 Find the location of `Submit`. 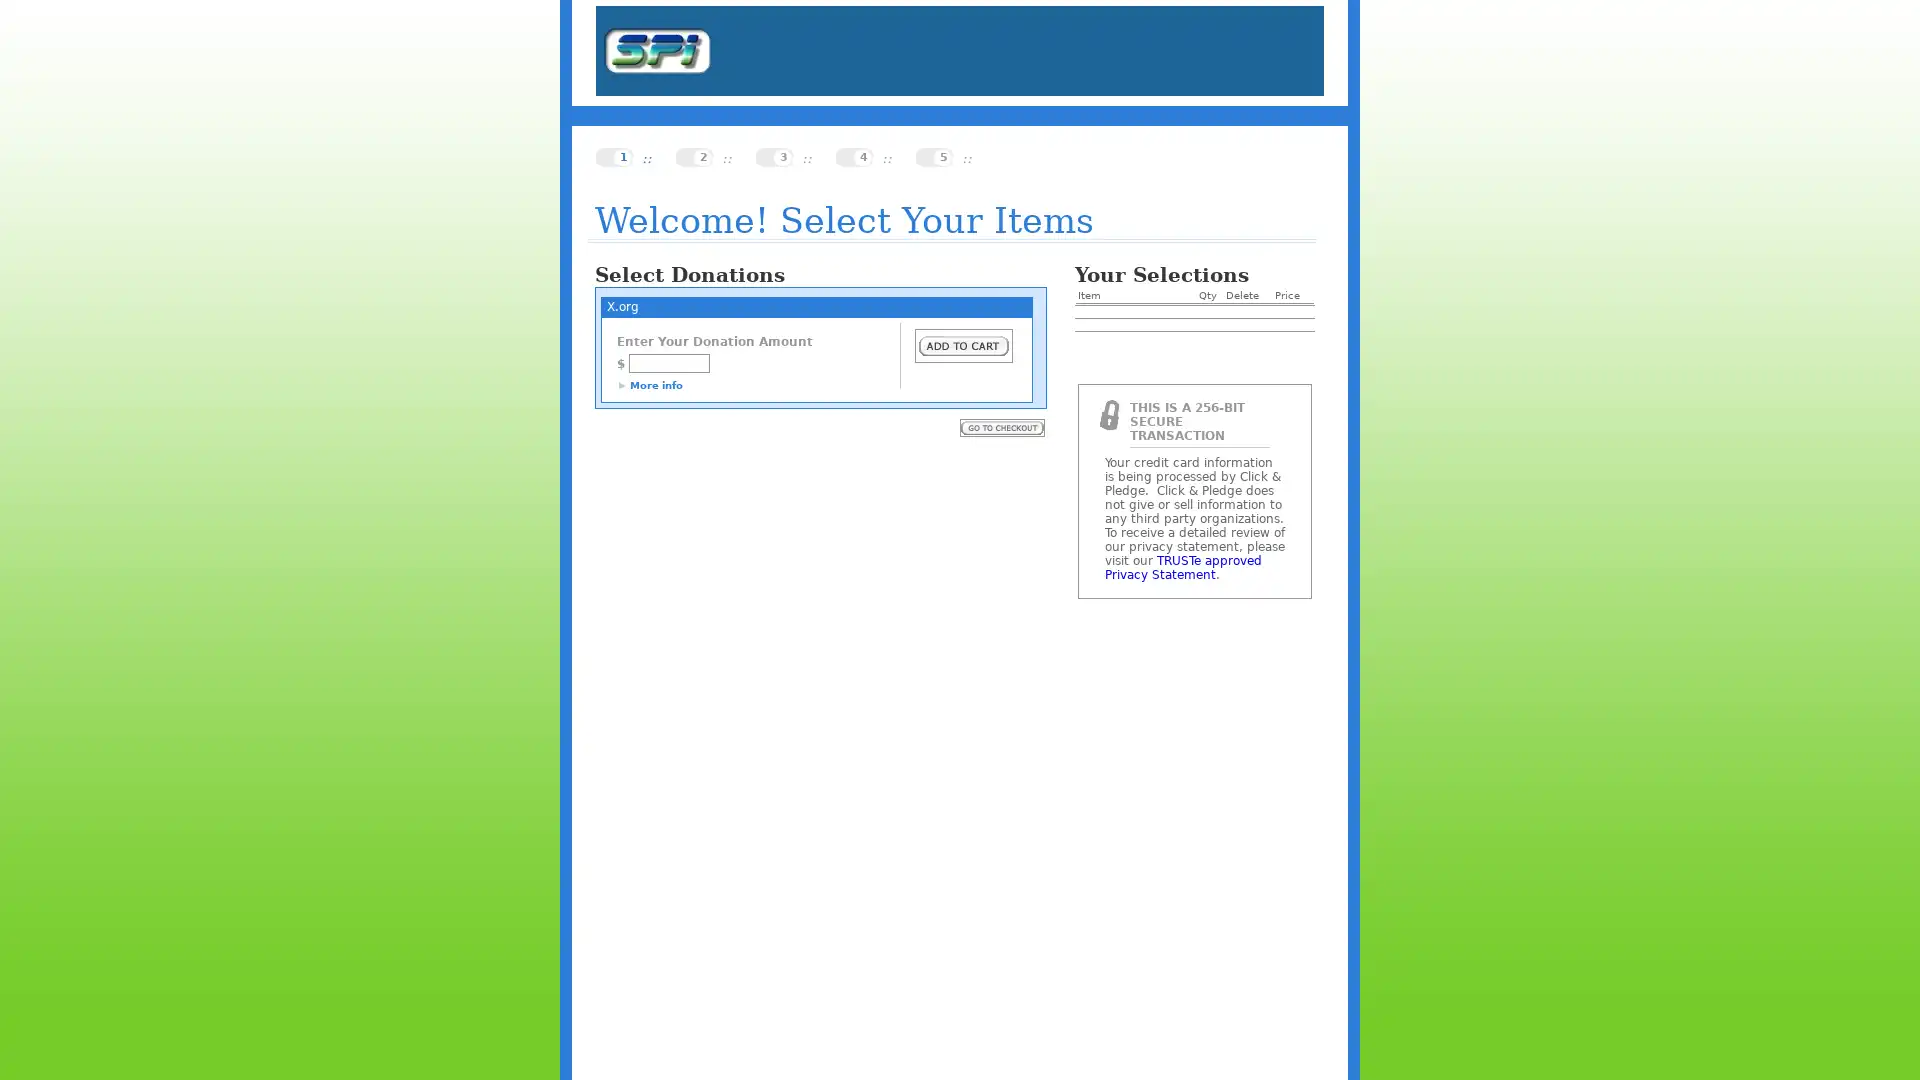

Submit is located at coordinates (1002, 427).